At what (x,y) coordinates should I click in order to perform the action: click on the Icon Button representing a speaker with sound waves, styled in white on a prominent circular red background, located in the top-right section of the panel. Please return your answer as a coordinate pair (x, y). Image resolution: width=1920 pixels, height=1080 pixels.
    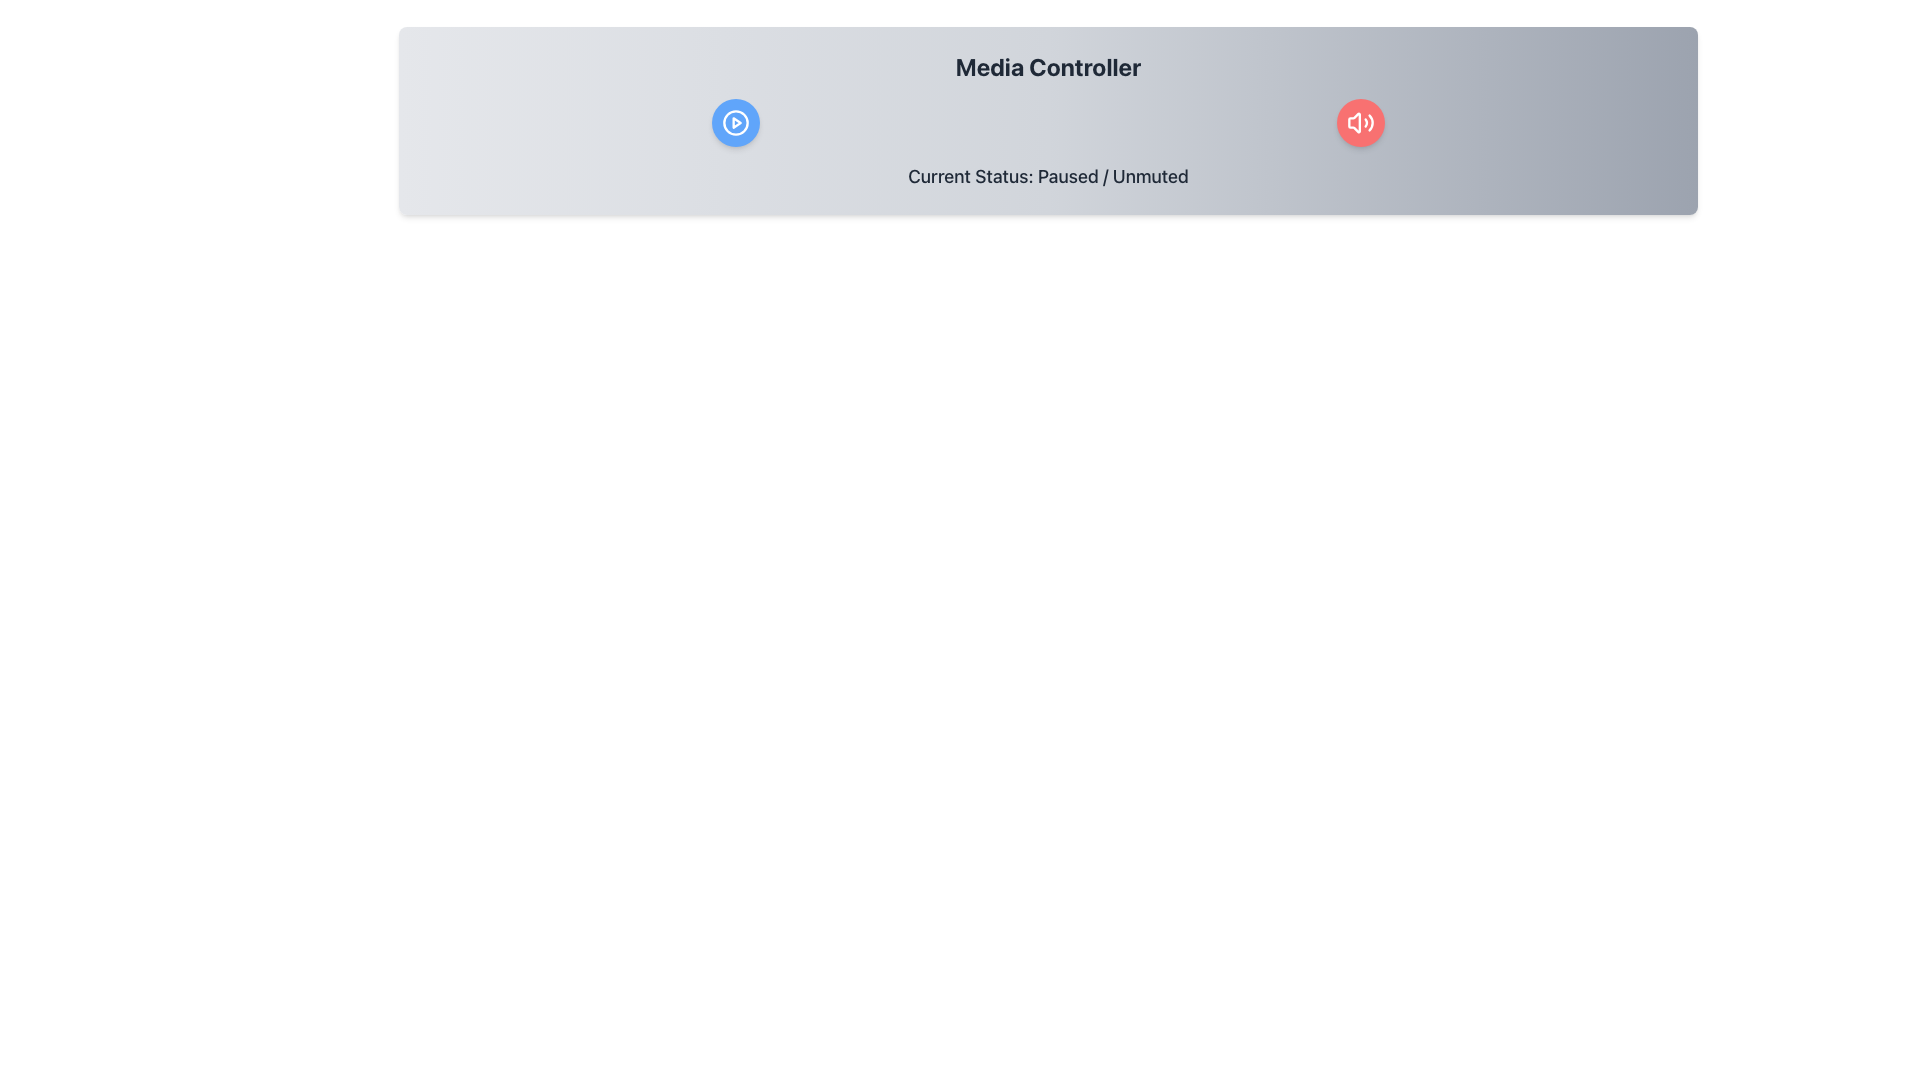
    Looking at the image, I should click on (1360, 123).